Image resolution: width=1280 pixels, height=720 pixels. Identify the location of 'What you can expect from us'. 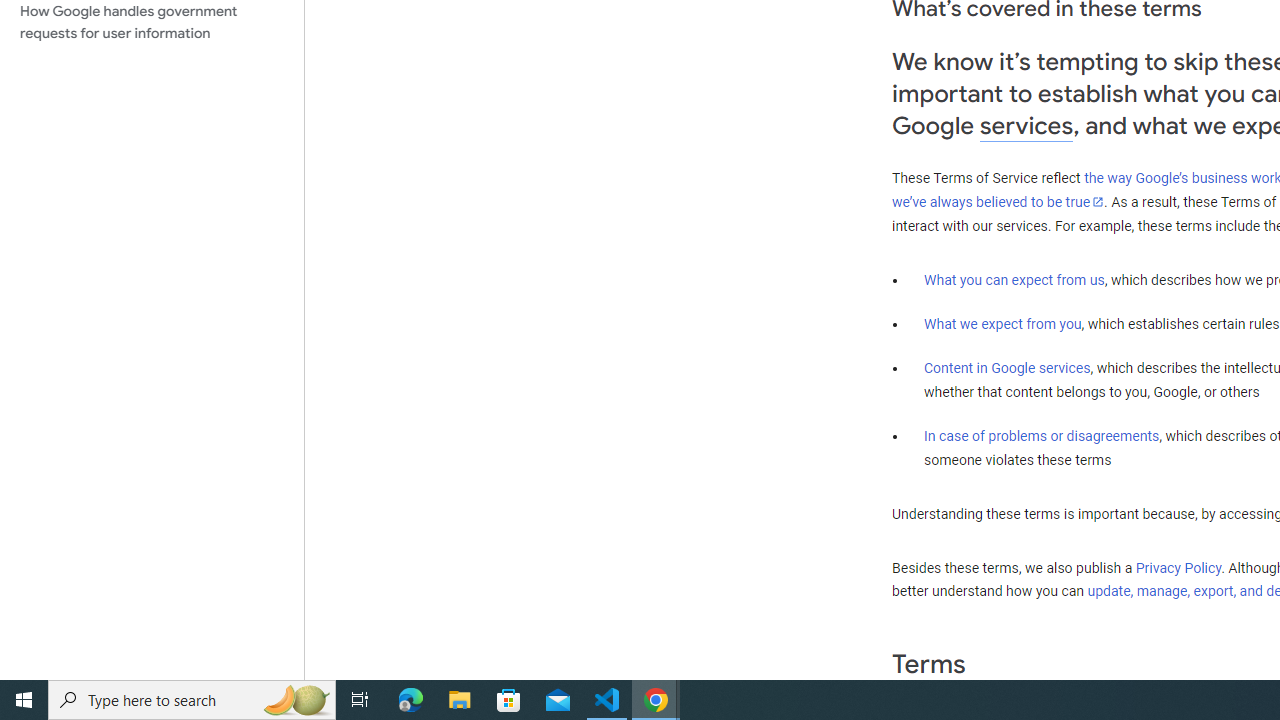
(1014, 279).